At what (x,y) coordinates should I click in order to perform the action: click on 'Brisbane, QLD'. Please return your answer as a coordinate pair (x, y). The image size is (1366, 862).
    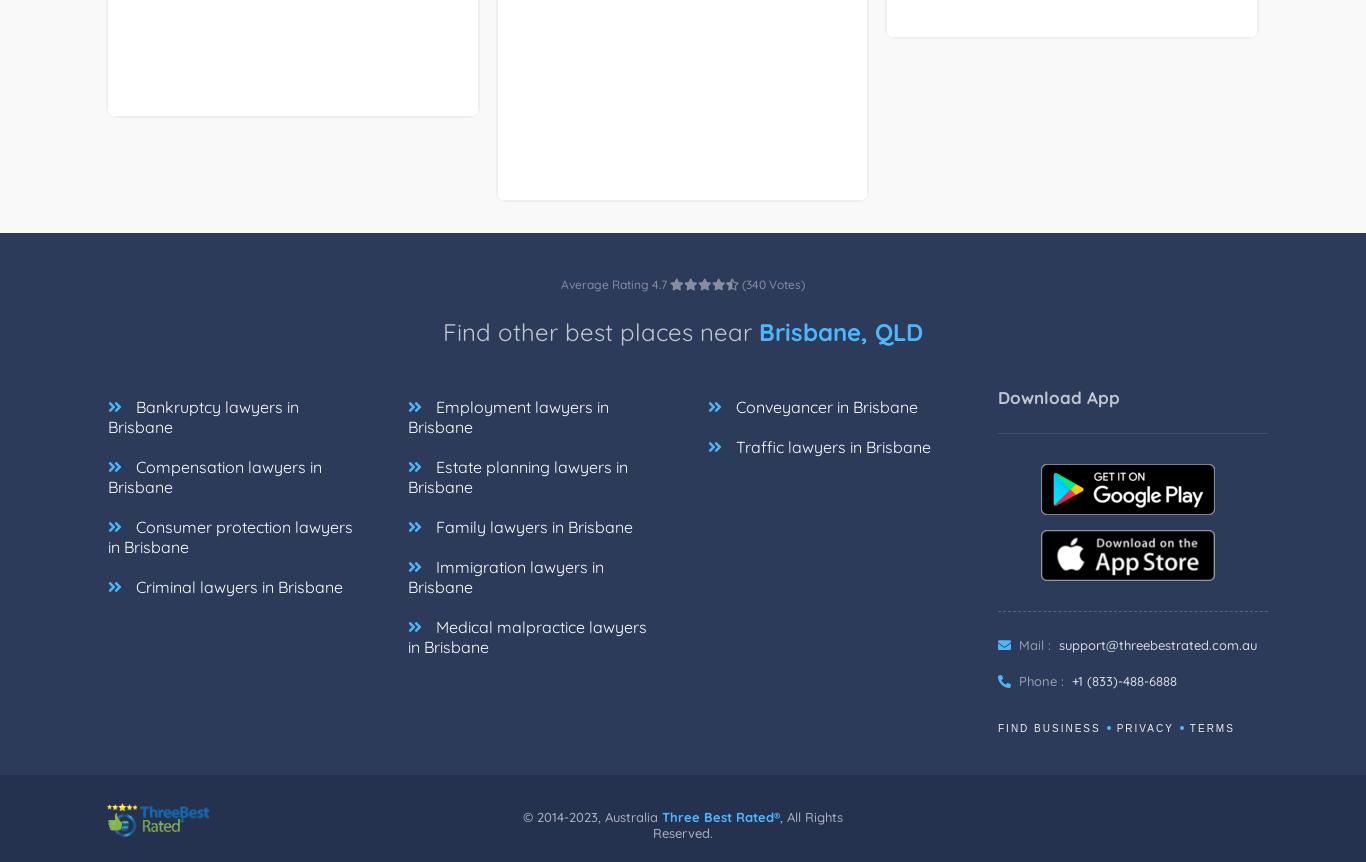
    Looking at the image, I should click on (840, 354).